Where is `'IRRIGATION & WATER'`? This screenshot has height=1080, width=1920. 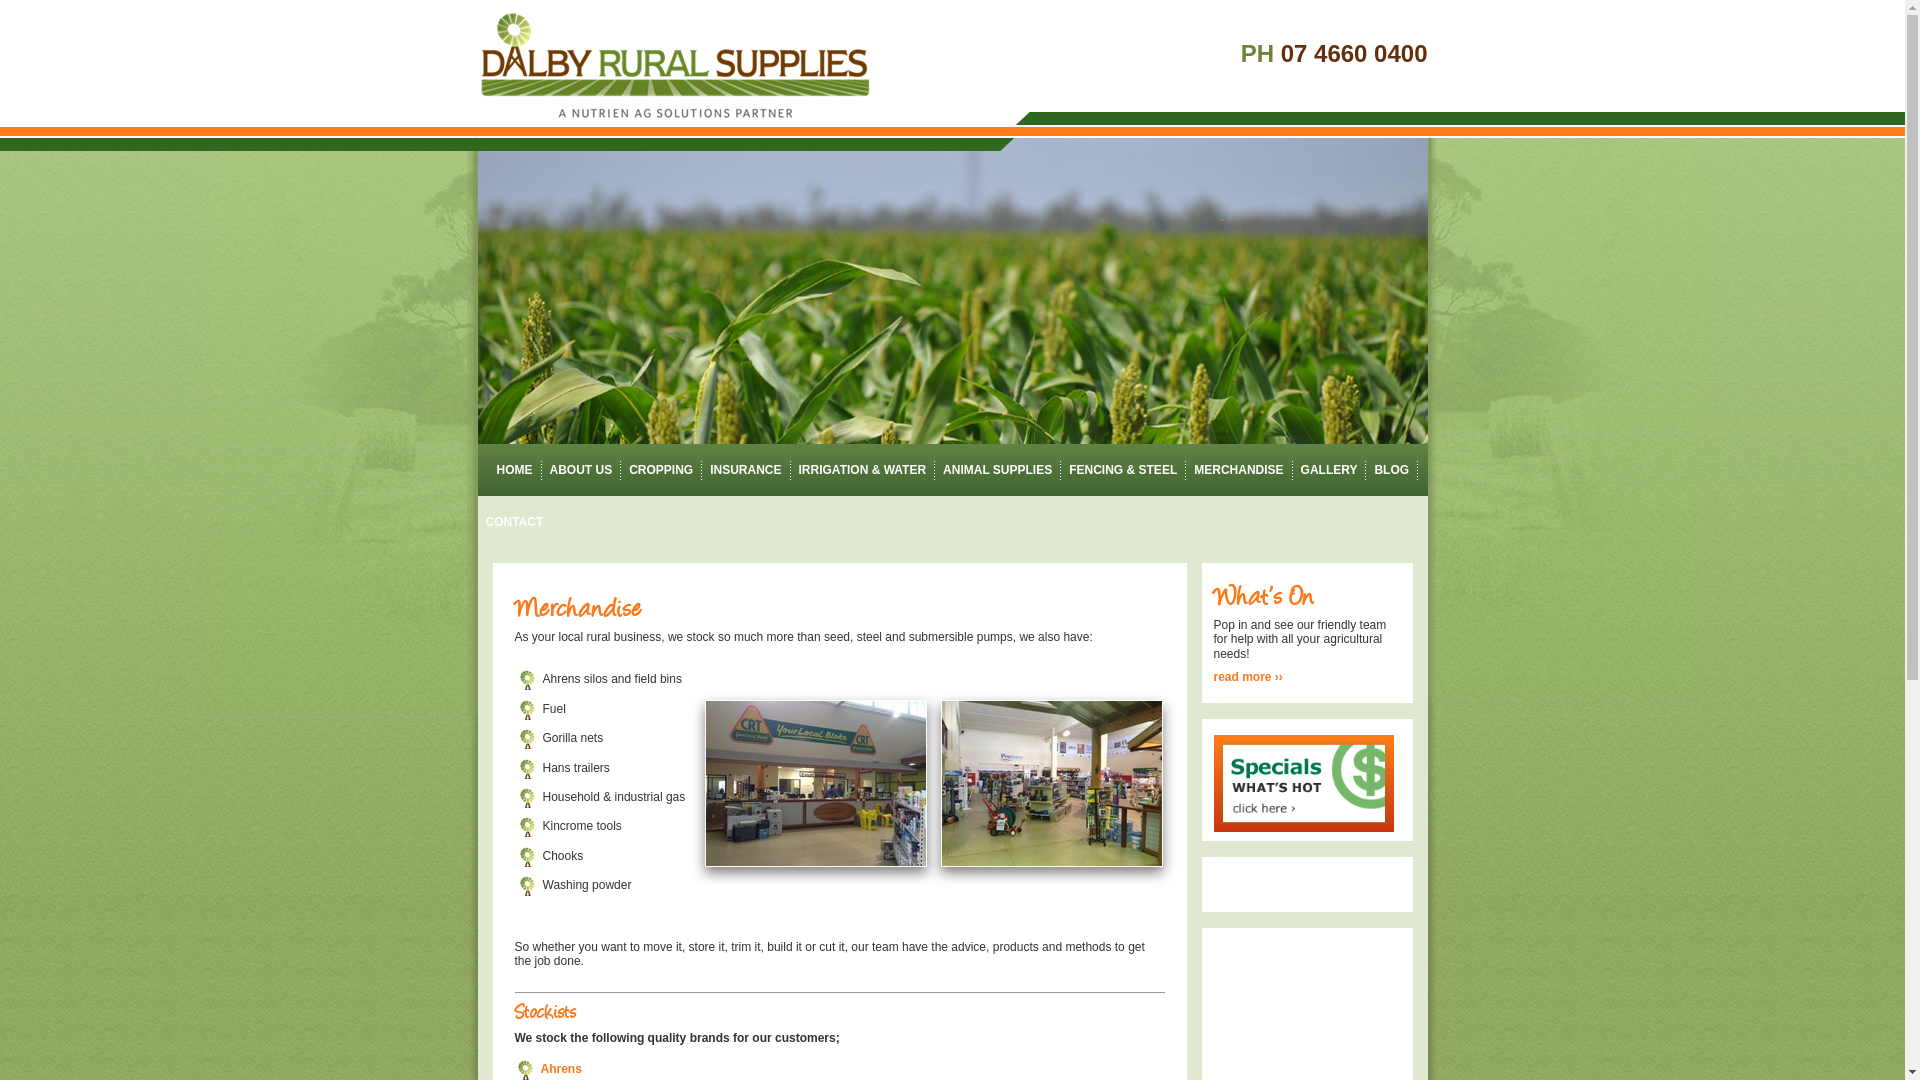 'IRRIGATION & WATER' is located at coordinates (863, 470).